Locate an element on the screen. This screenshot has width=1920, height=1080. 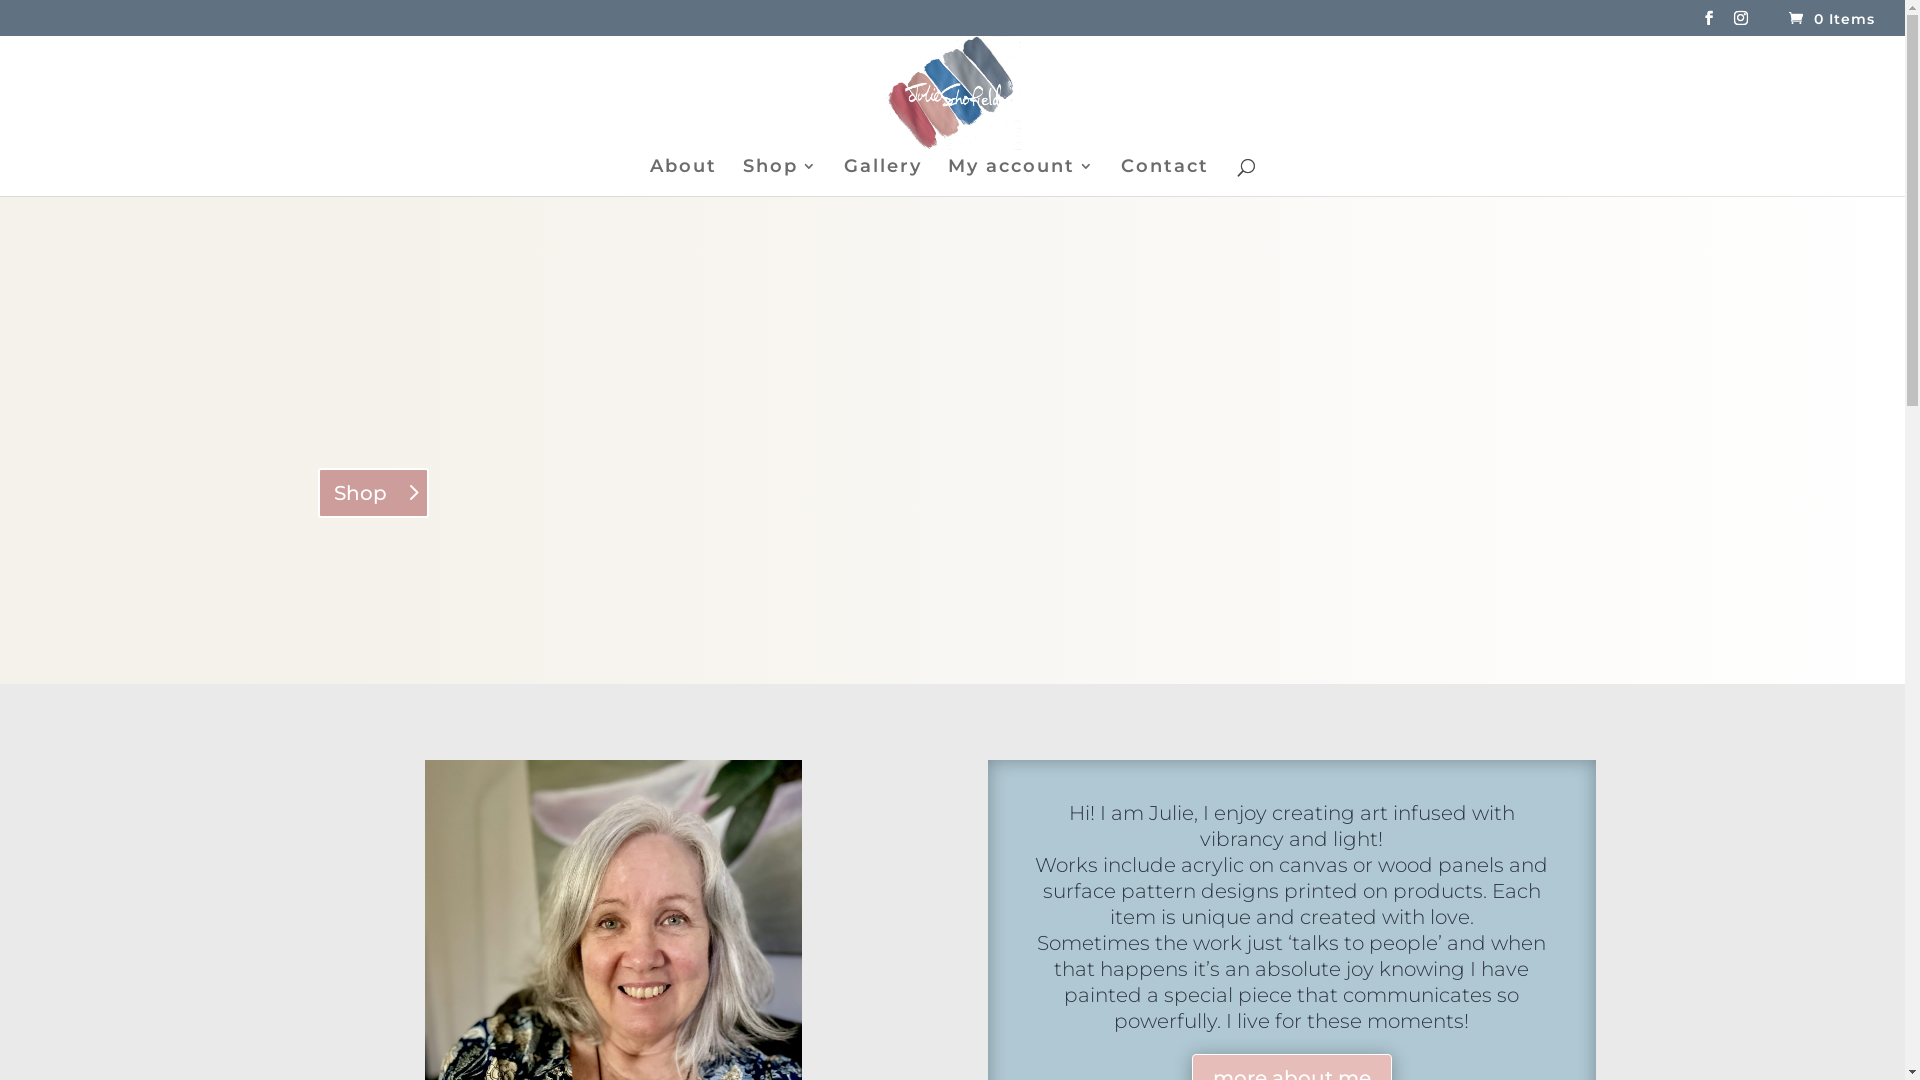
'0 Items' is located at coordinates (1829, 19).